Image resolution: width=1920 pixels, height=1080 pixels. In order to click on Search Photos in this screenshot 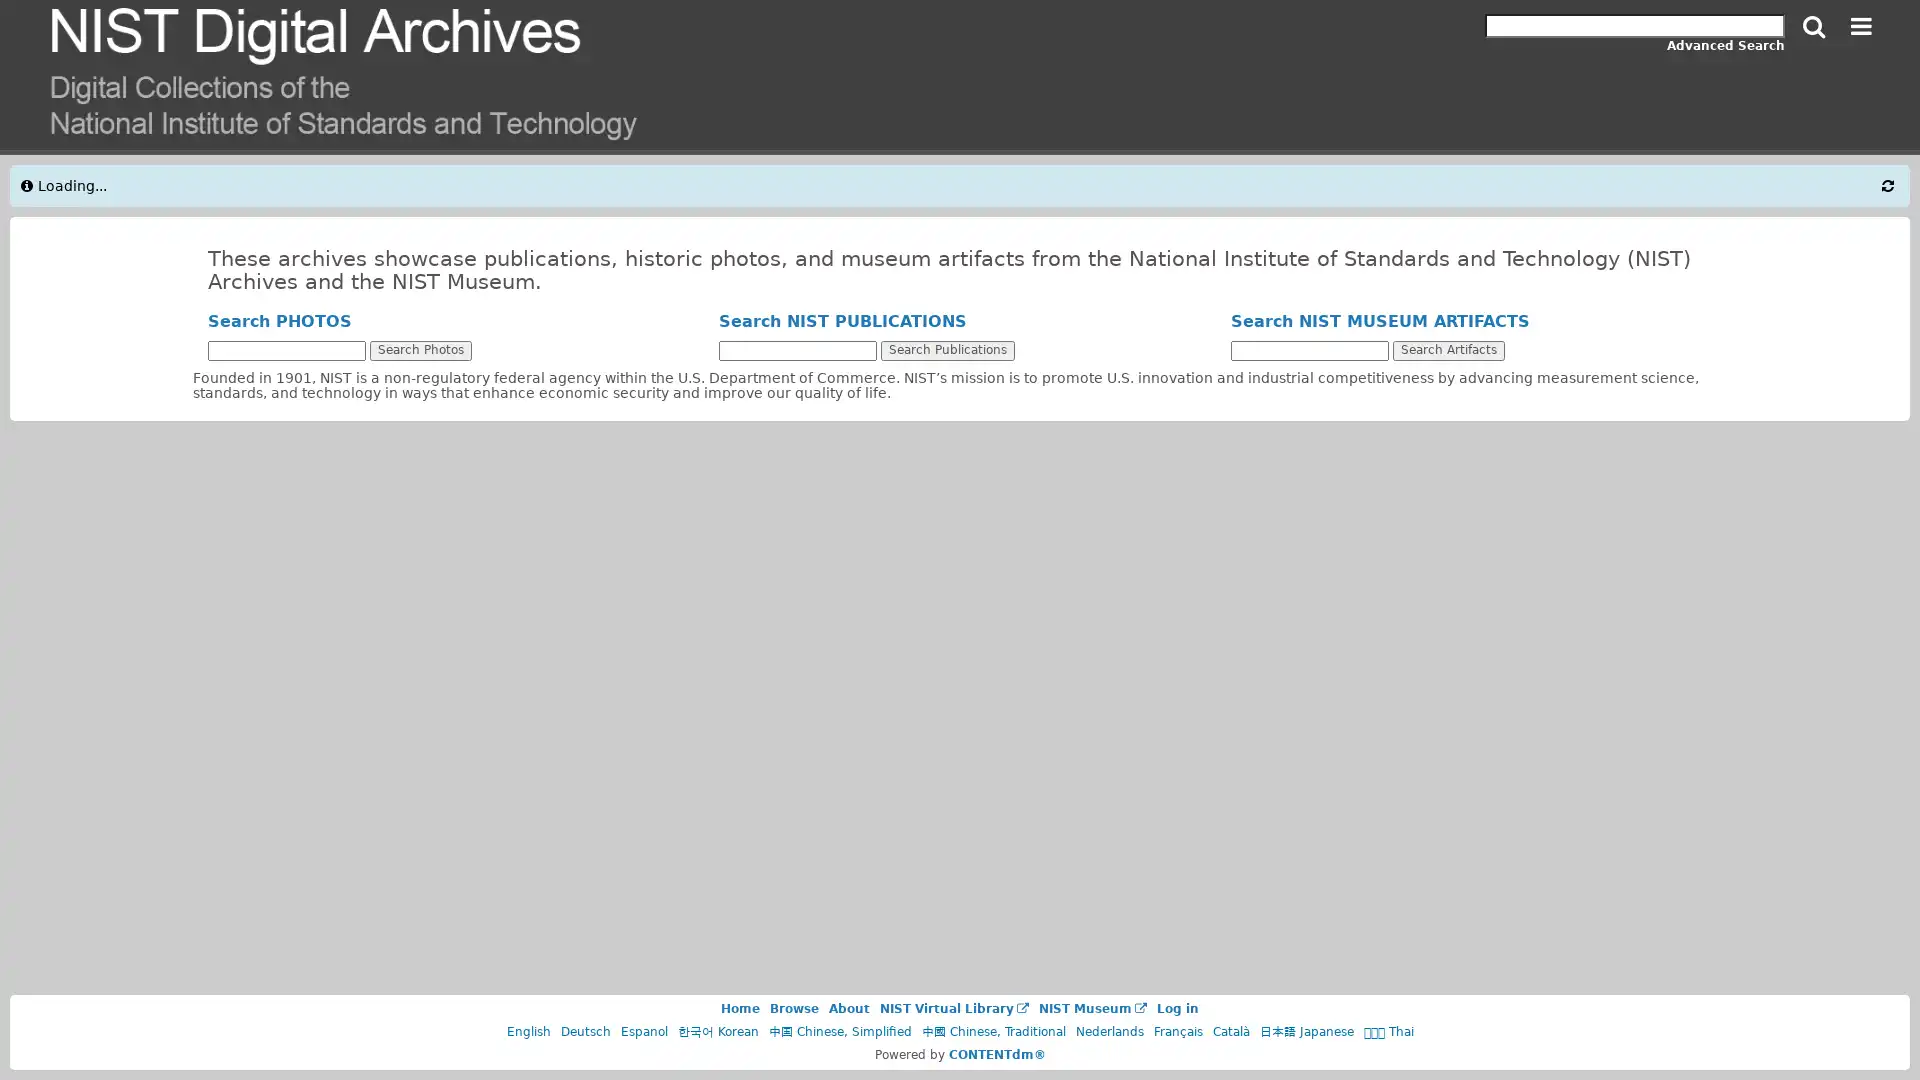, I will do `click(420, 297)`.